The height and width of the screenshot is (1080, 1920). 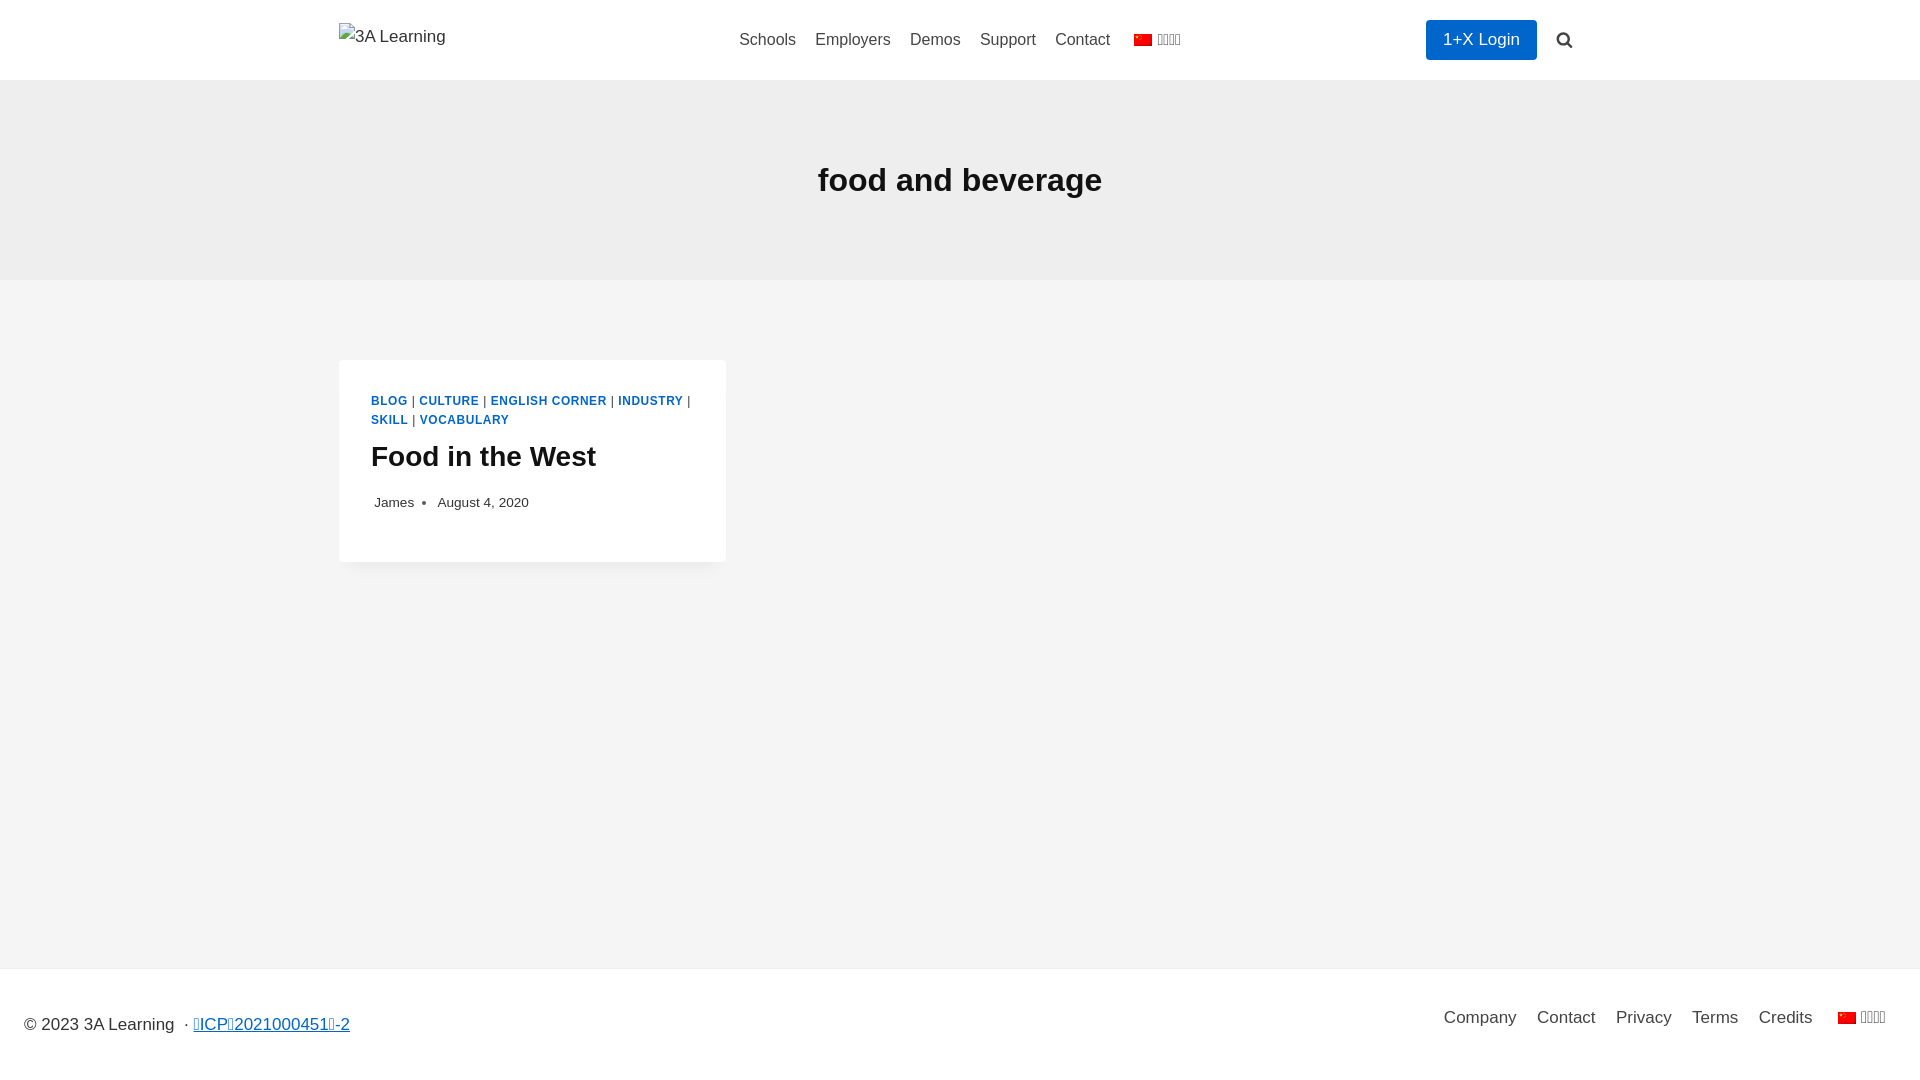 What do you see at coordinates (1785, 1017) in the screenshot?
I see `'Credits'` at bounding box center [1785, 1017].